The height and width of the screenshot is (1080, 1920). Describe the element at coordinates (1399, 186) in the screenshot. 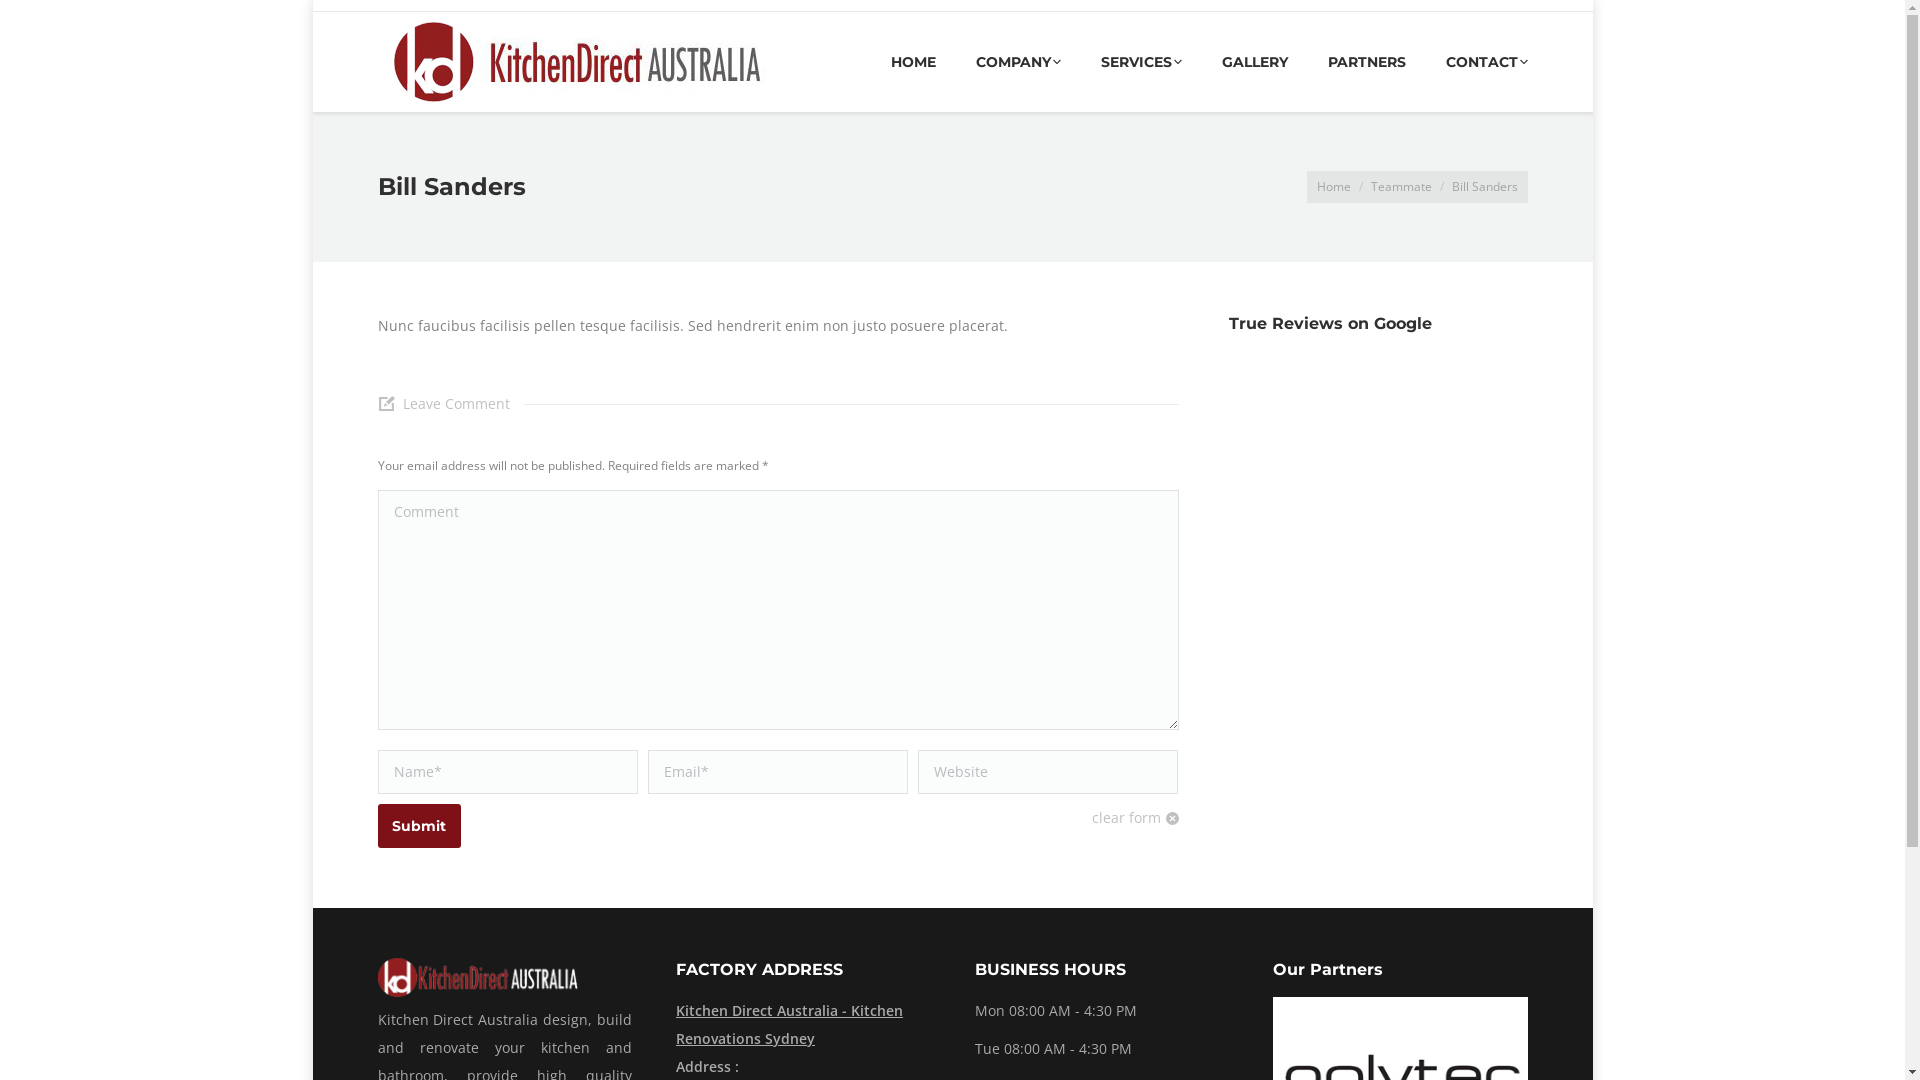

I see `'Teammate'` at that location.